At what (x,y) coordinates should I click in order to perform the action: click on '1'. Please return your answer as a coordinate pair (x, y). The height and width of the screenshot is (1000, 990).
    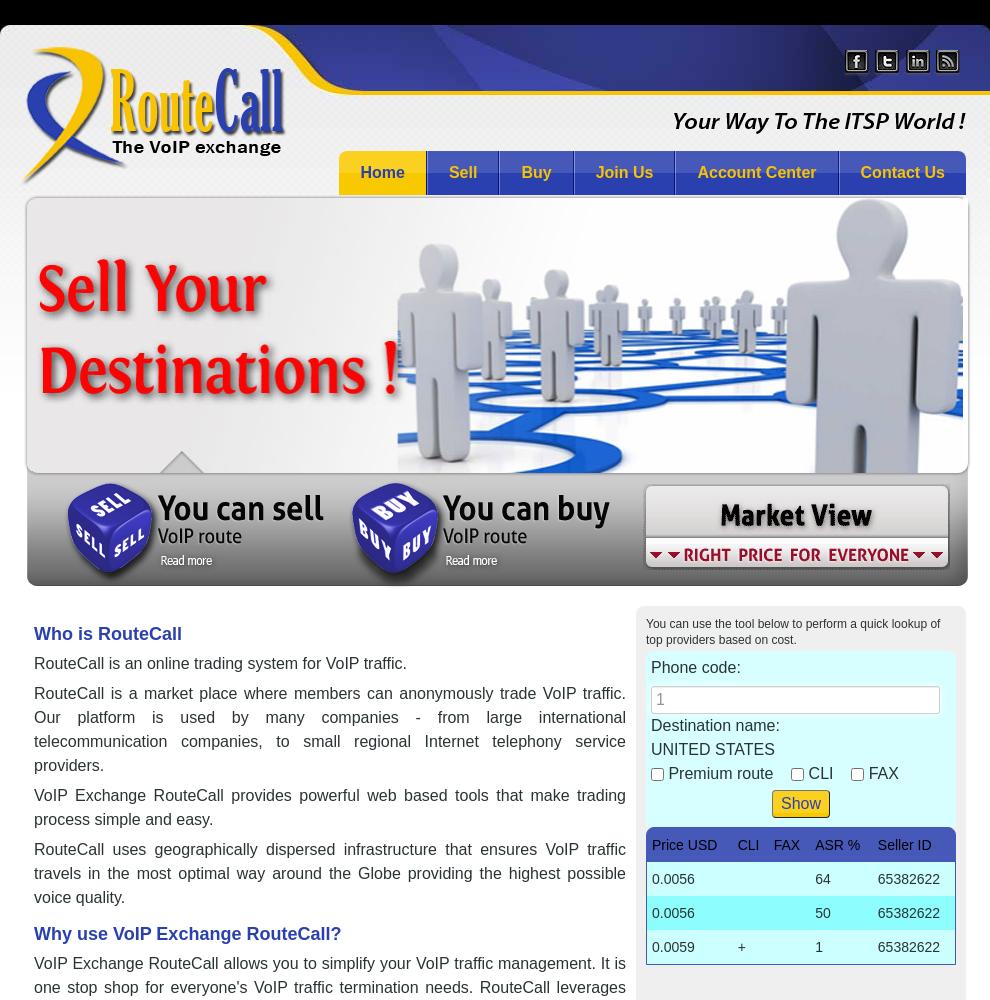
    Looking at the image, I should click on (817, 946).